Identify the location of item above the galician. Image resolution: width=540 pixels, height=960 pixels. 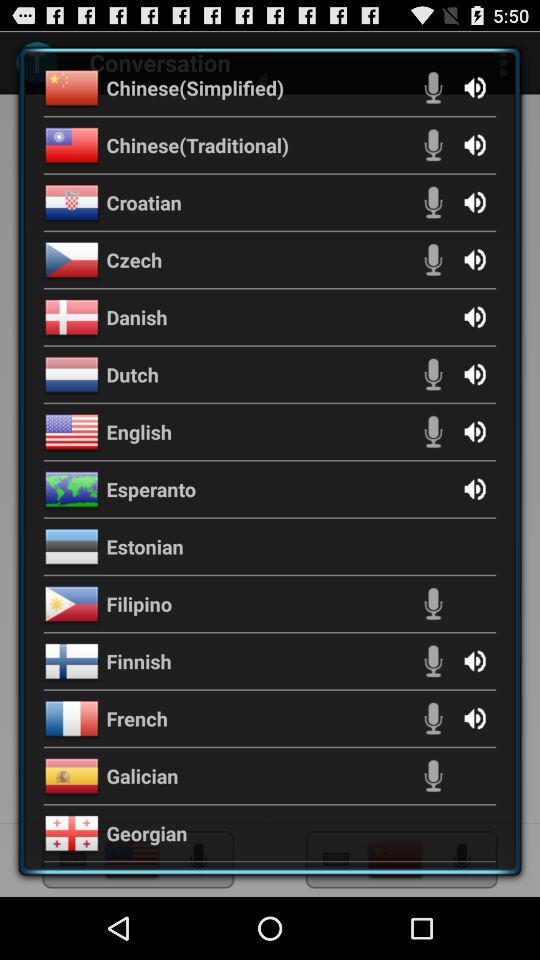
(136, 718).